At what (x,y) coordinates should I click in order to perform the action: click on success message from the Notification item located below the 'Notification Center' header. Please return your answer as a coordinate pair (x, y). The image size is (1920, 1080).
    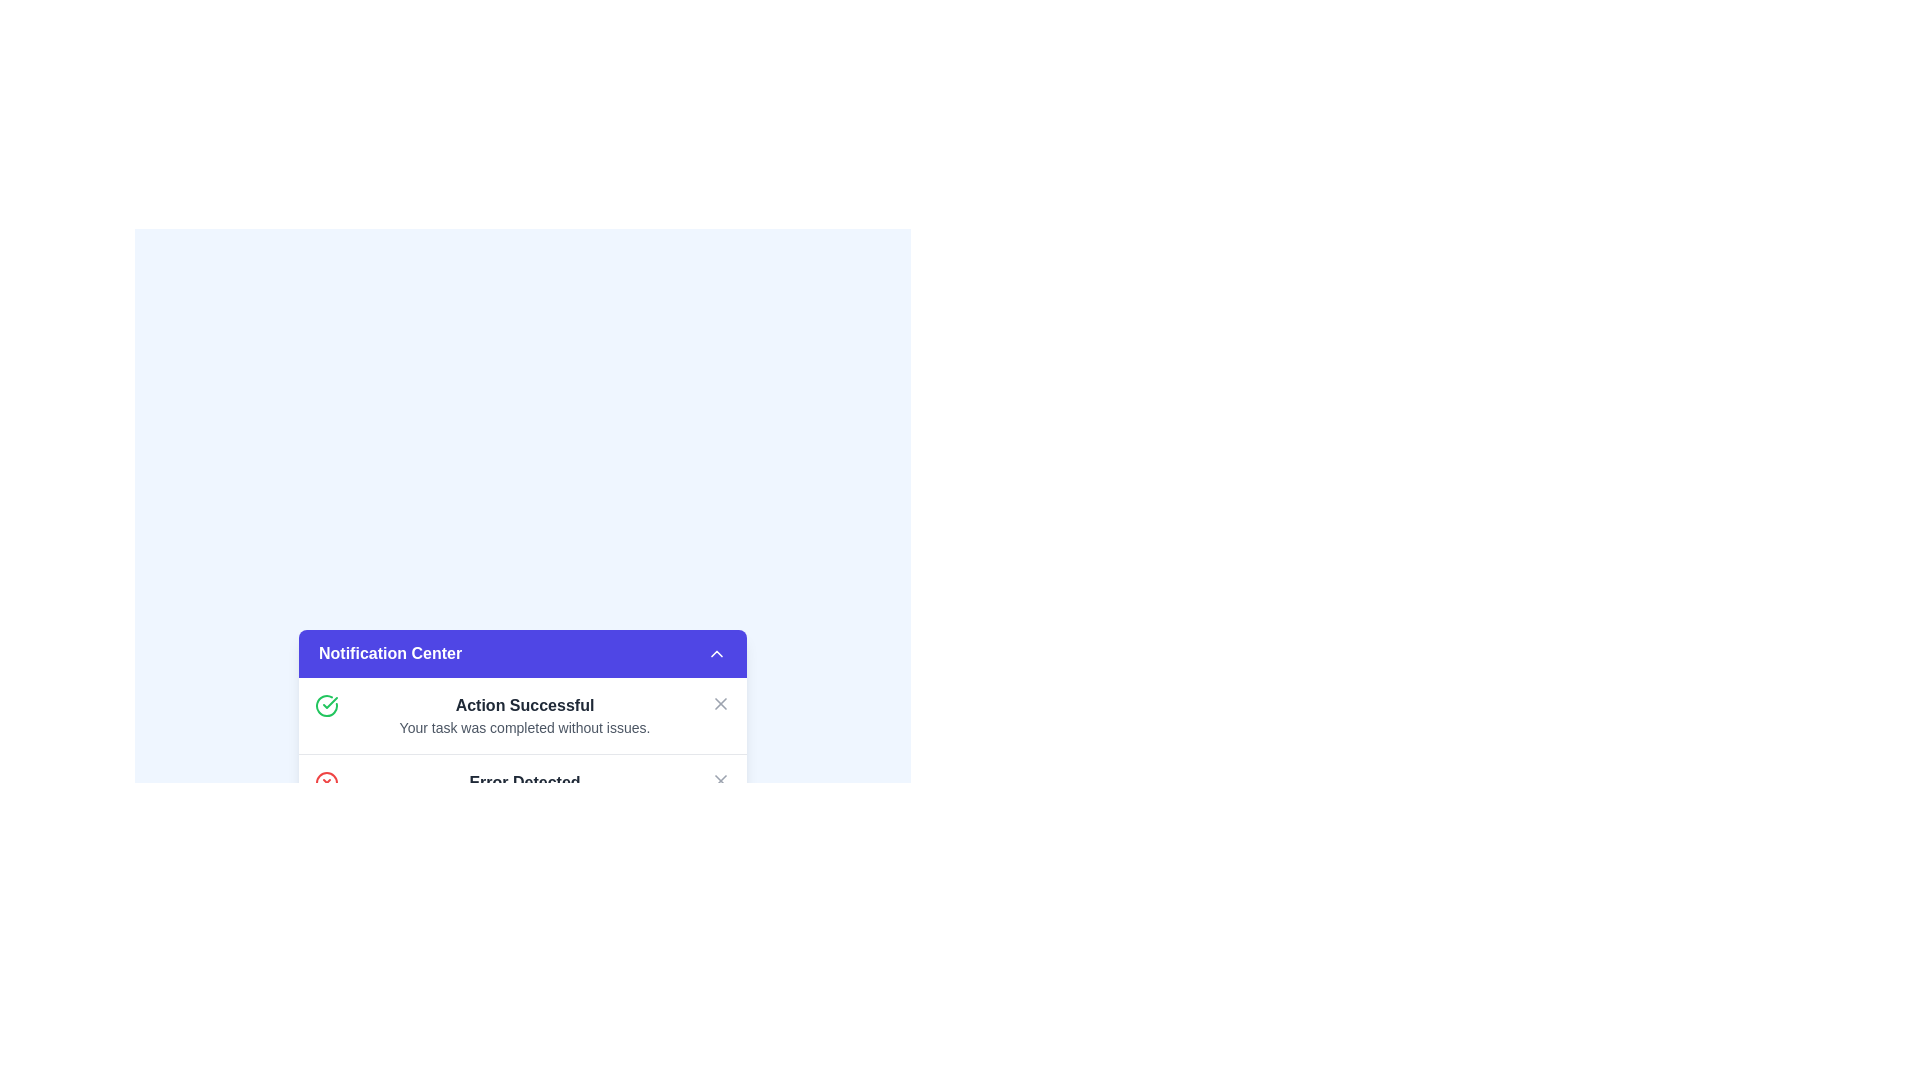
    Looking at the image, I should click on (523, 715).